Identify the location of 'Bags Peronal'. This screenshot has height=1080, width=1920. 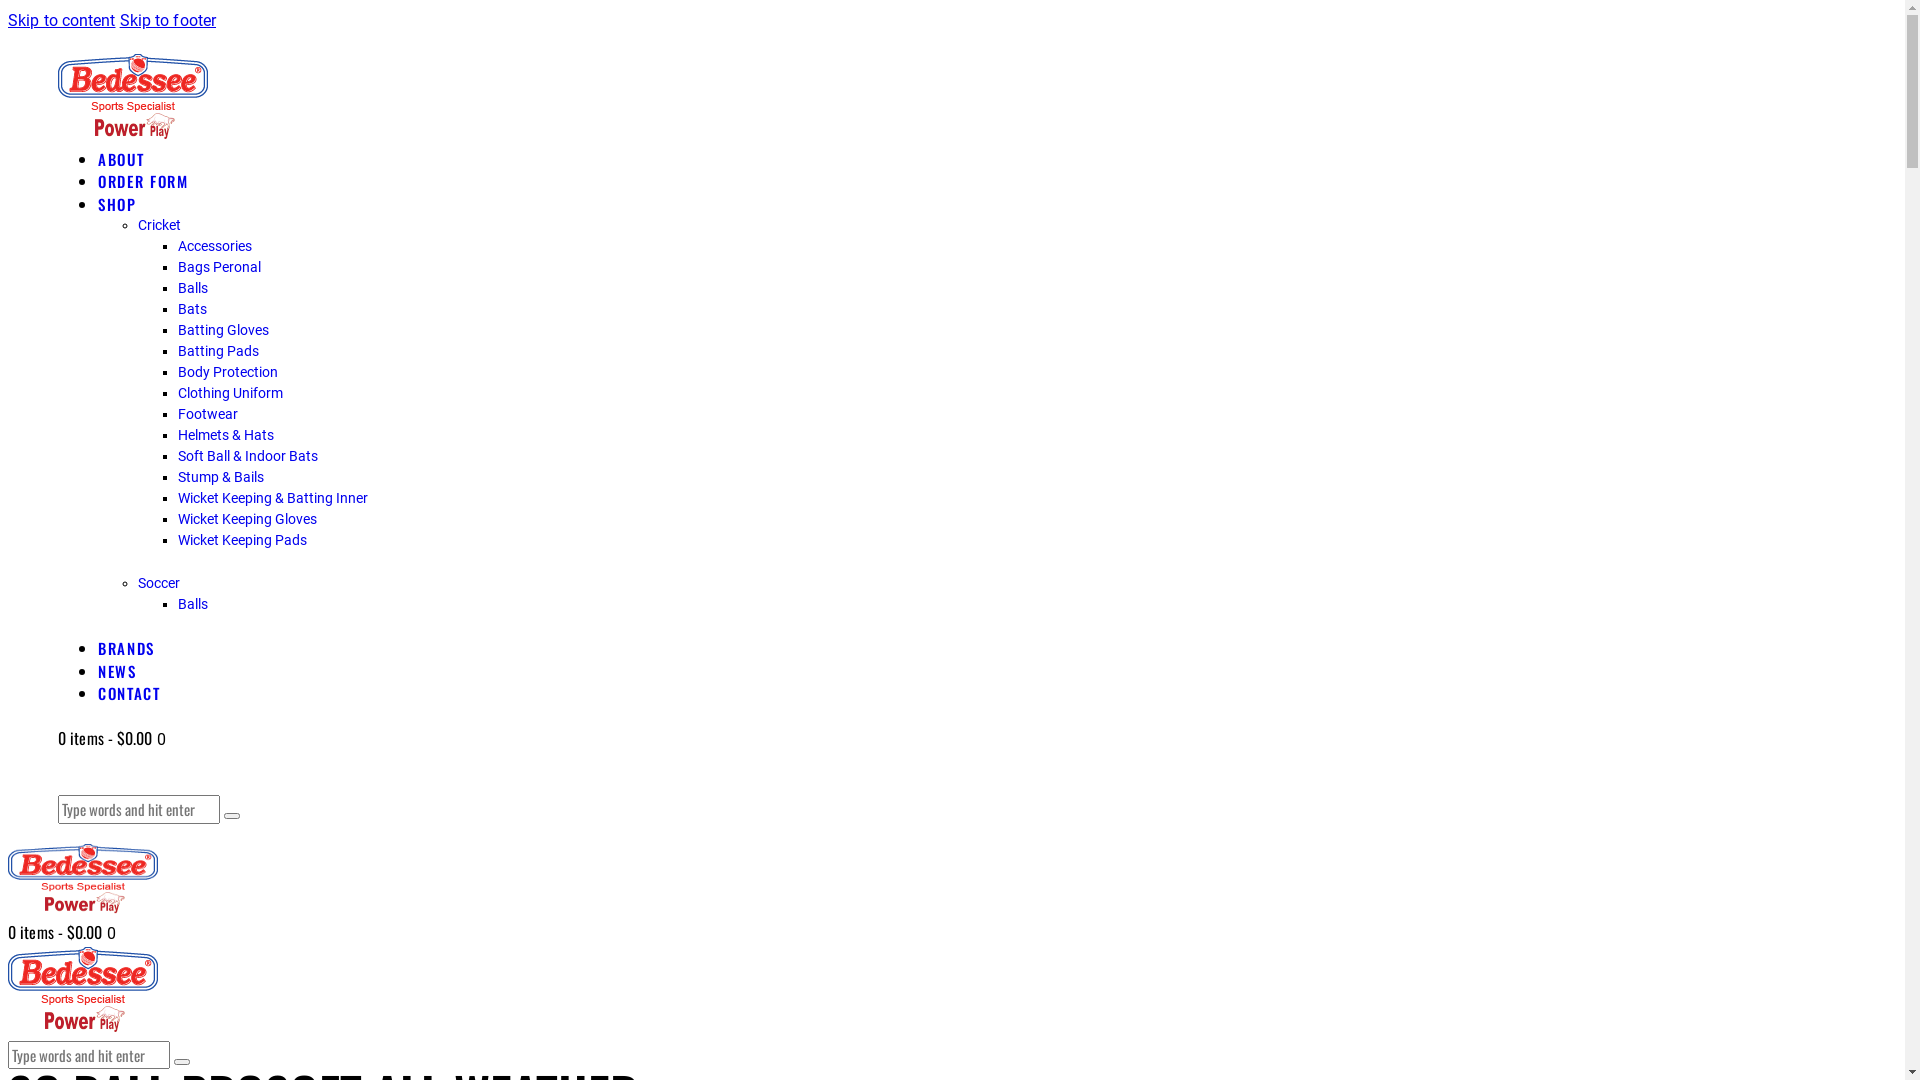
(219, 265).